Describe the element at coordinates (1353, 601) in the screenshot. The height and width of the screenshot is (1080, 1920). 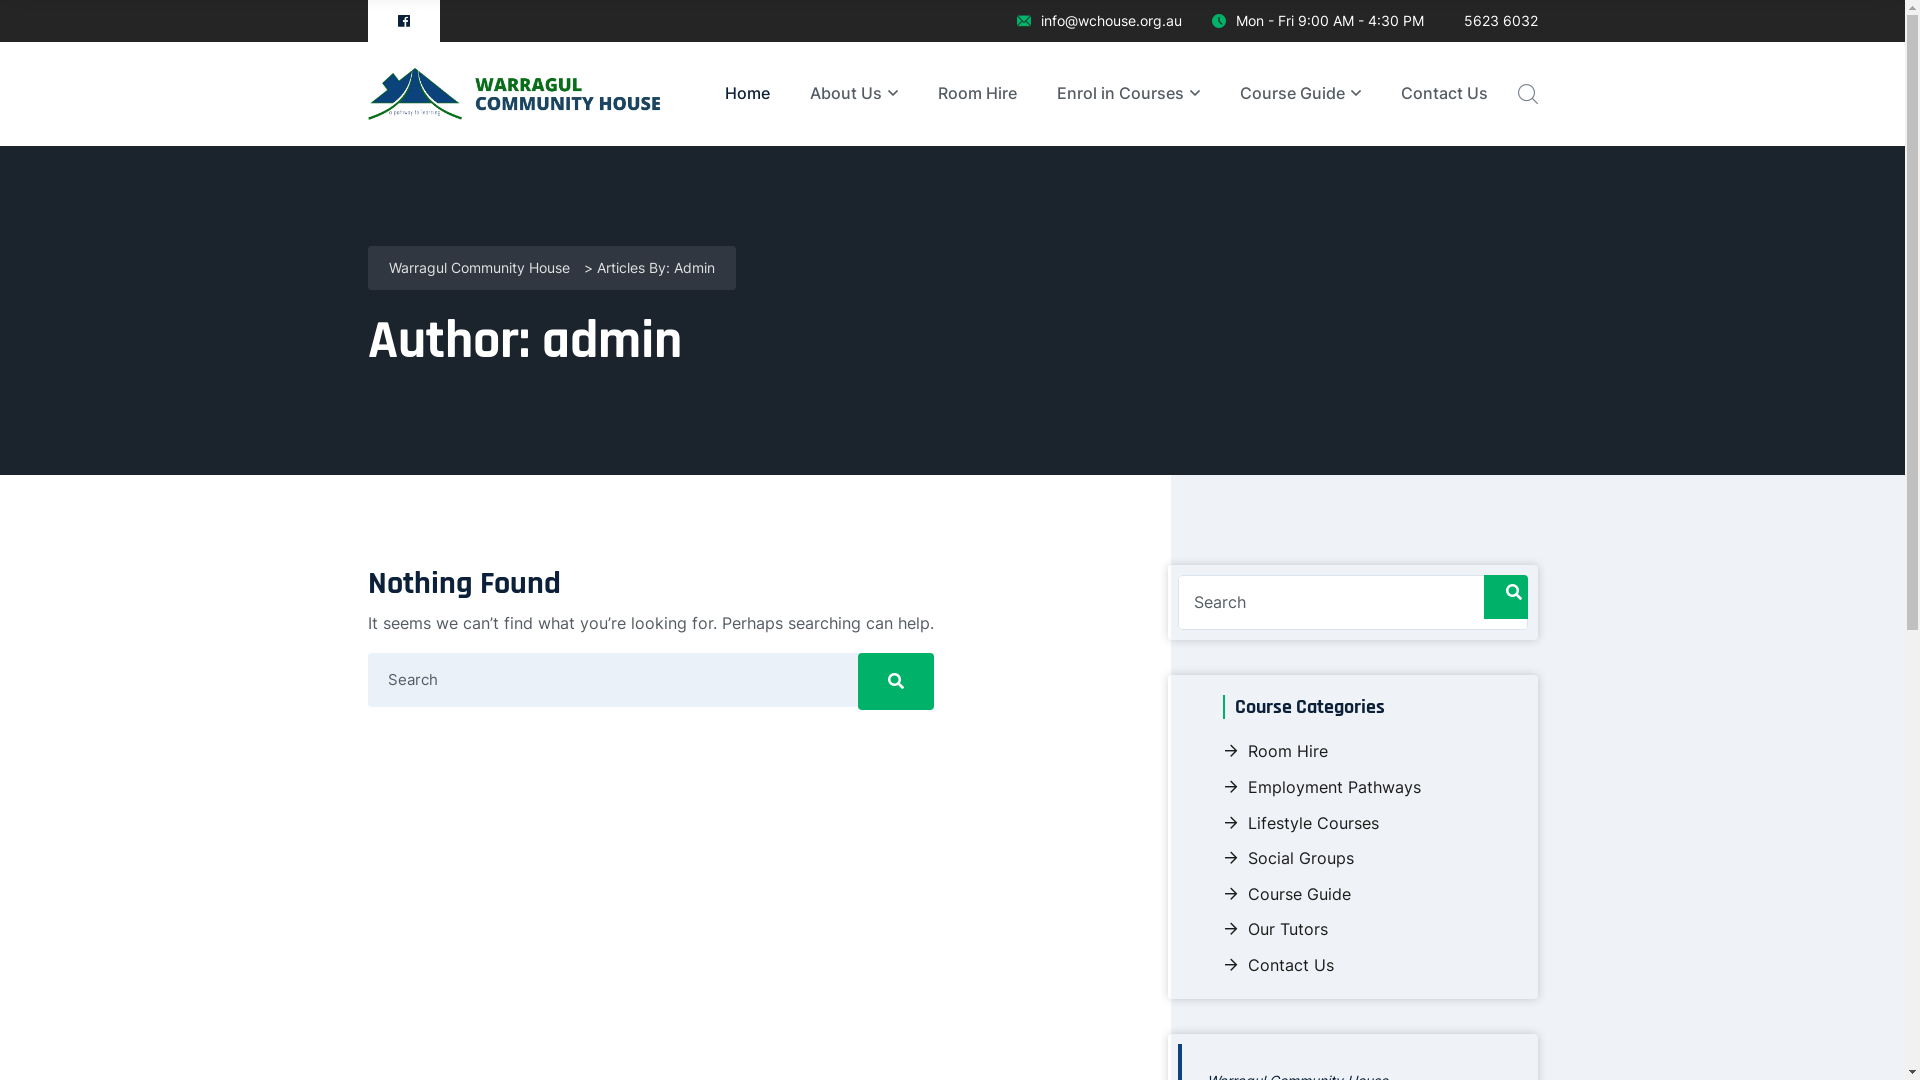
I see `'Search for:'` at that location.